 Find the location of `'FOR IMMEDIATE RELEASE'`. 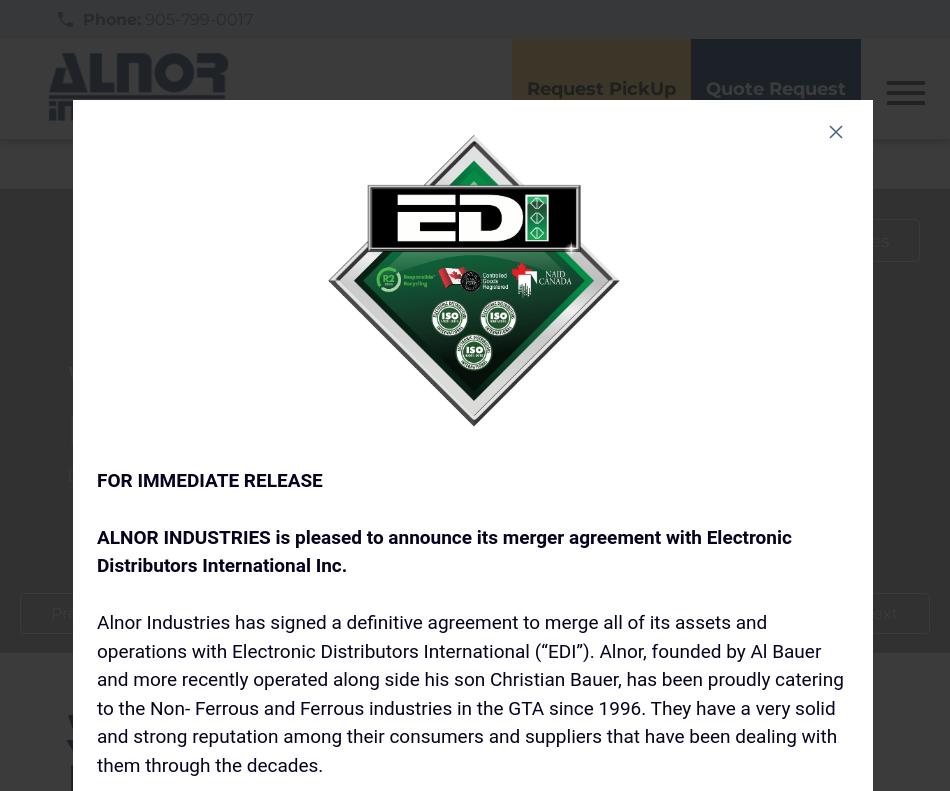

'FOR IMMEDIATE RELEASE' is located at coordinates (209, 478).